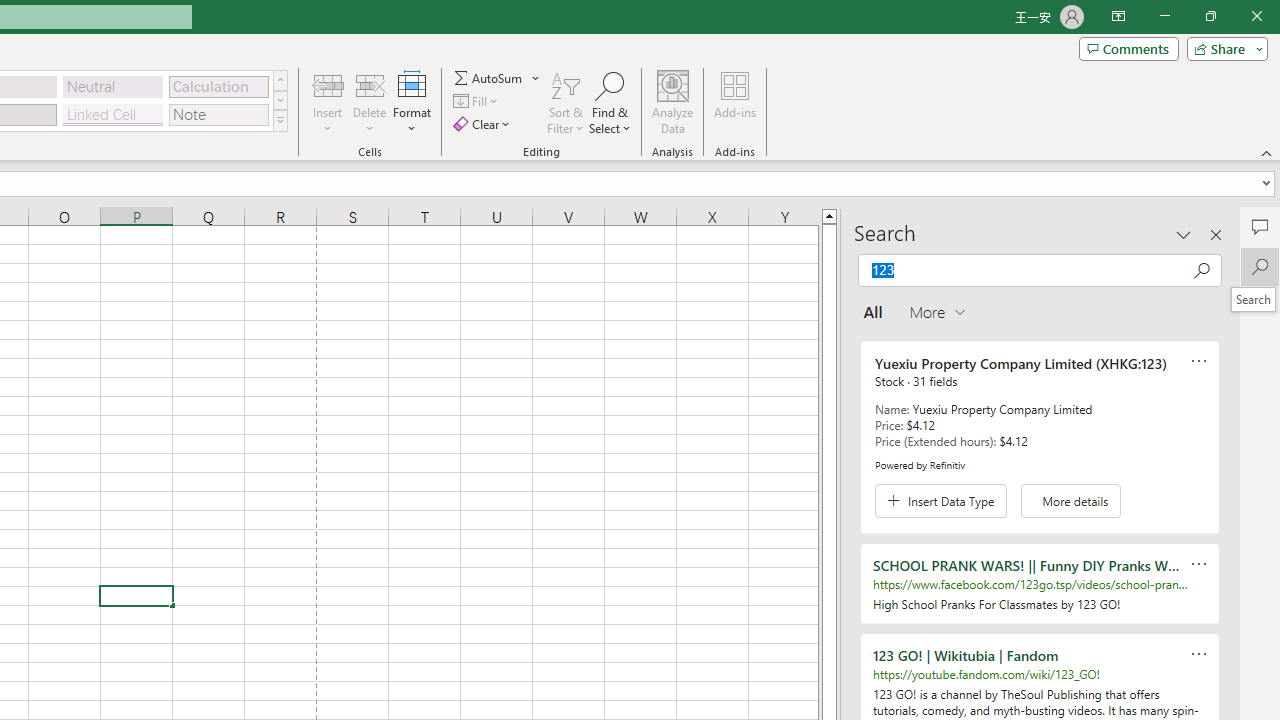 The image size is (1280, 720). Describe the element at coordinates (609, 103) in the screenshot. I see `'Find & Select'` at that location.